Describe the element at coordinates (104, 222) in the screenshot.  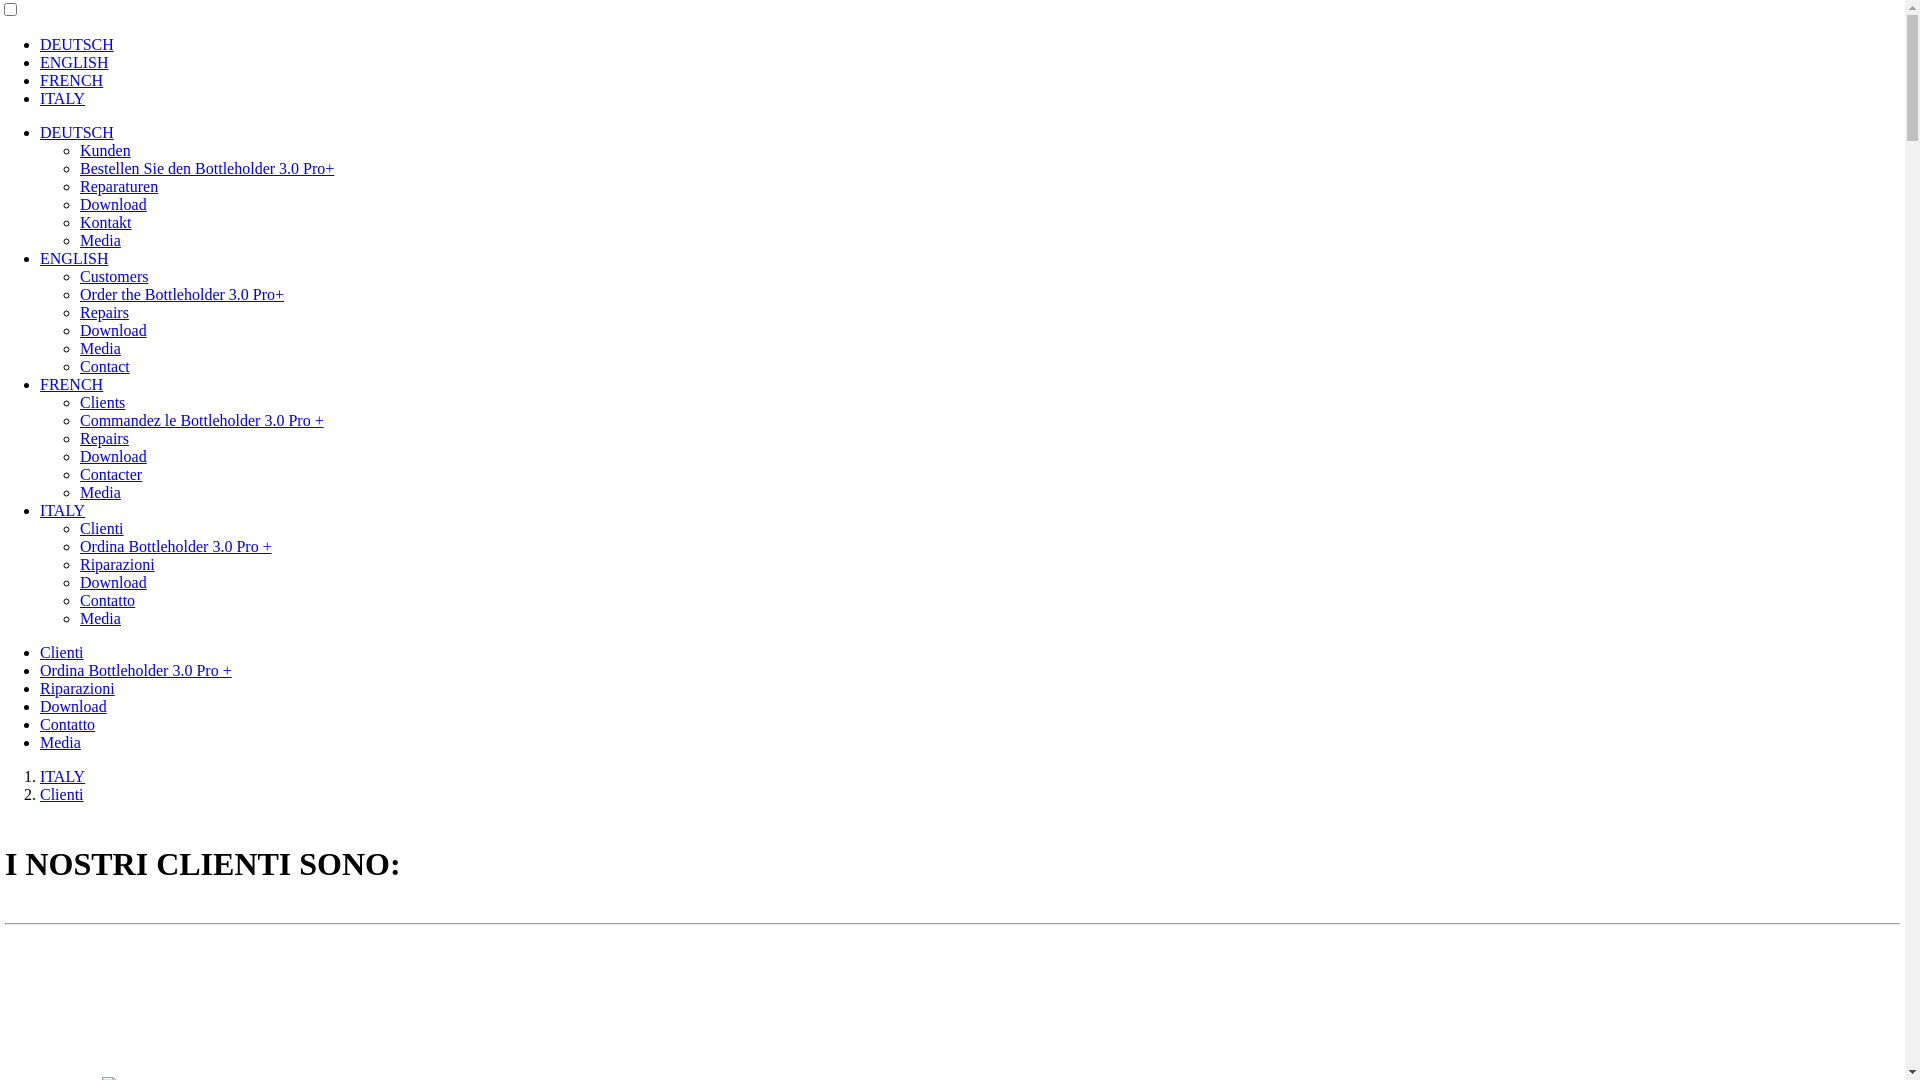
I see `'Kontakt'` at that location.